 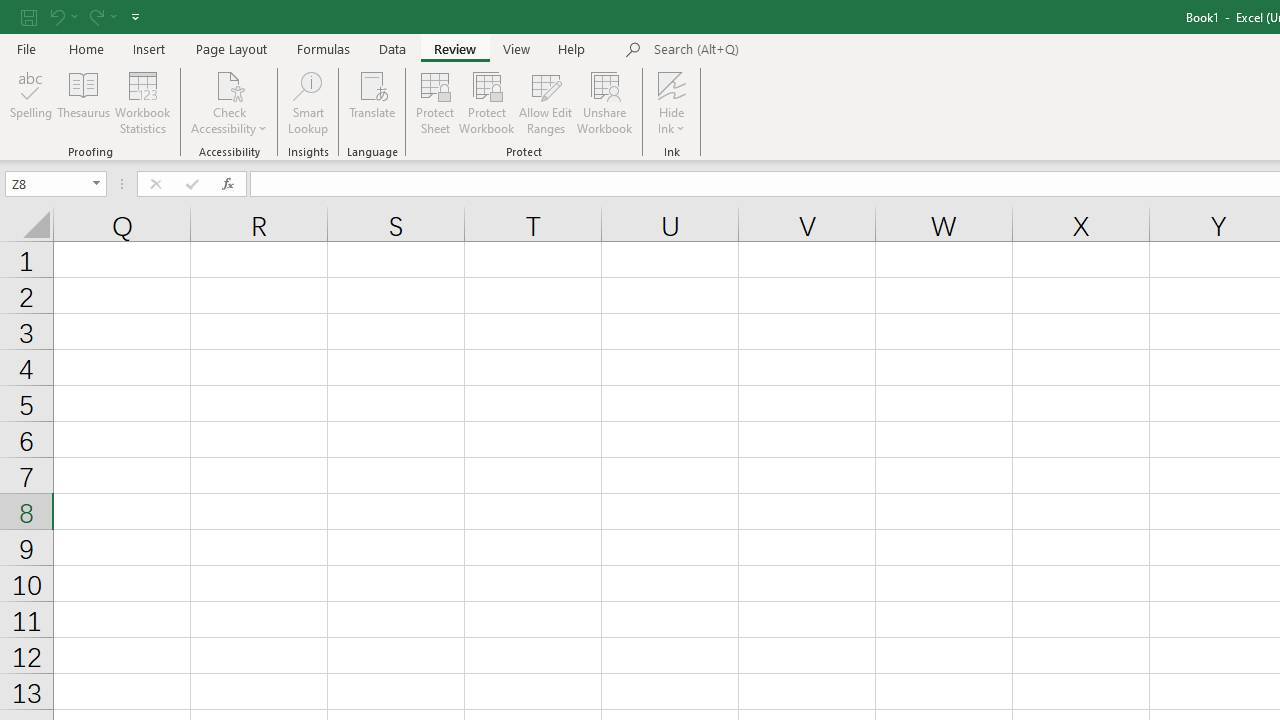 I want to click on 'Quick Access Toolbar', so click(x=81, y=16).